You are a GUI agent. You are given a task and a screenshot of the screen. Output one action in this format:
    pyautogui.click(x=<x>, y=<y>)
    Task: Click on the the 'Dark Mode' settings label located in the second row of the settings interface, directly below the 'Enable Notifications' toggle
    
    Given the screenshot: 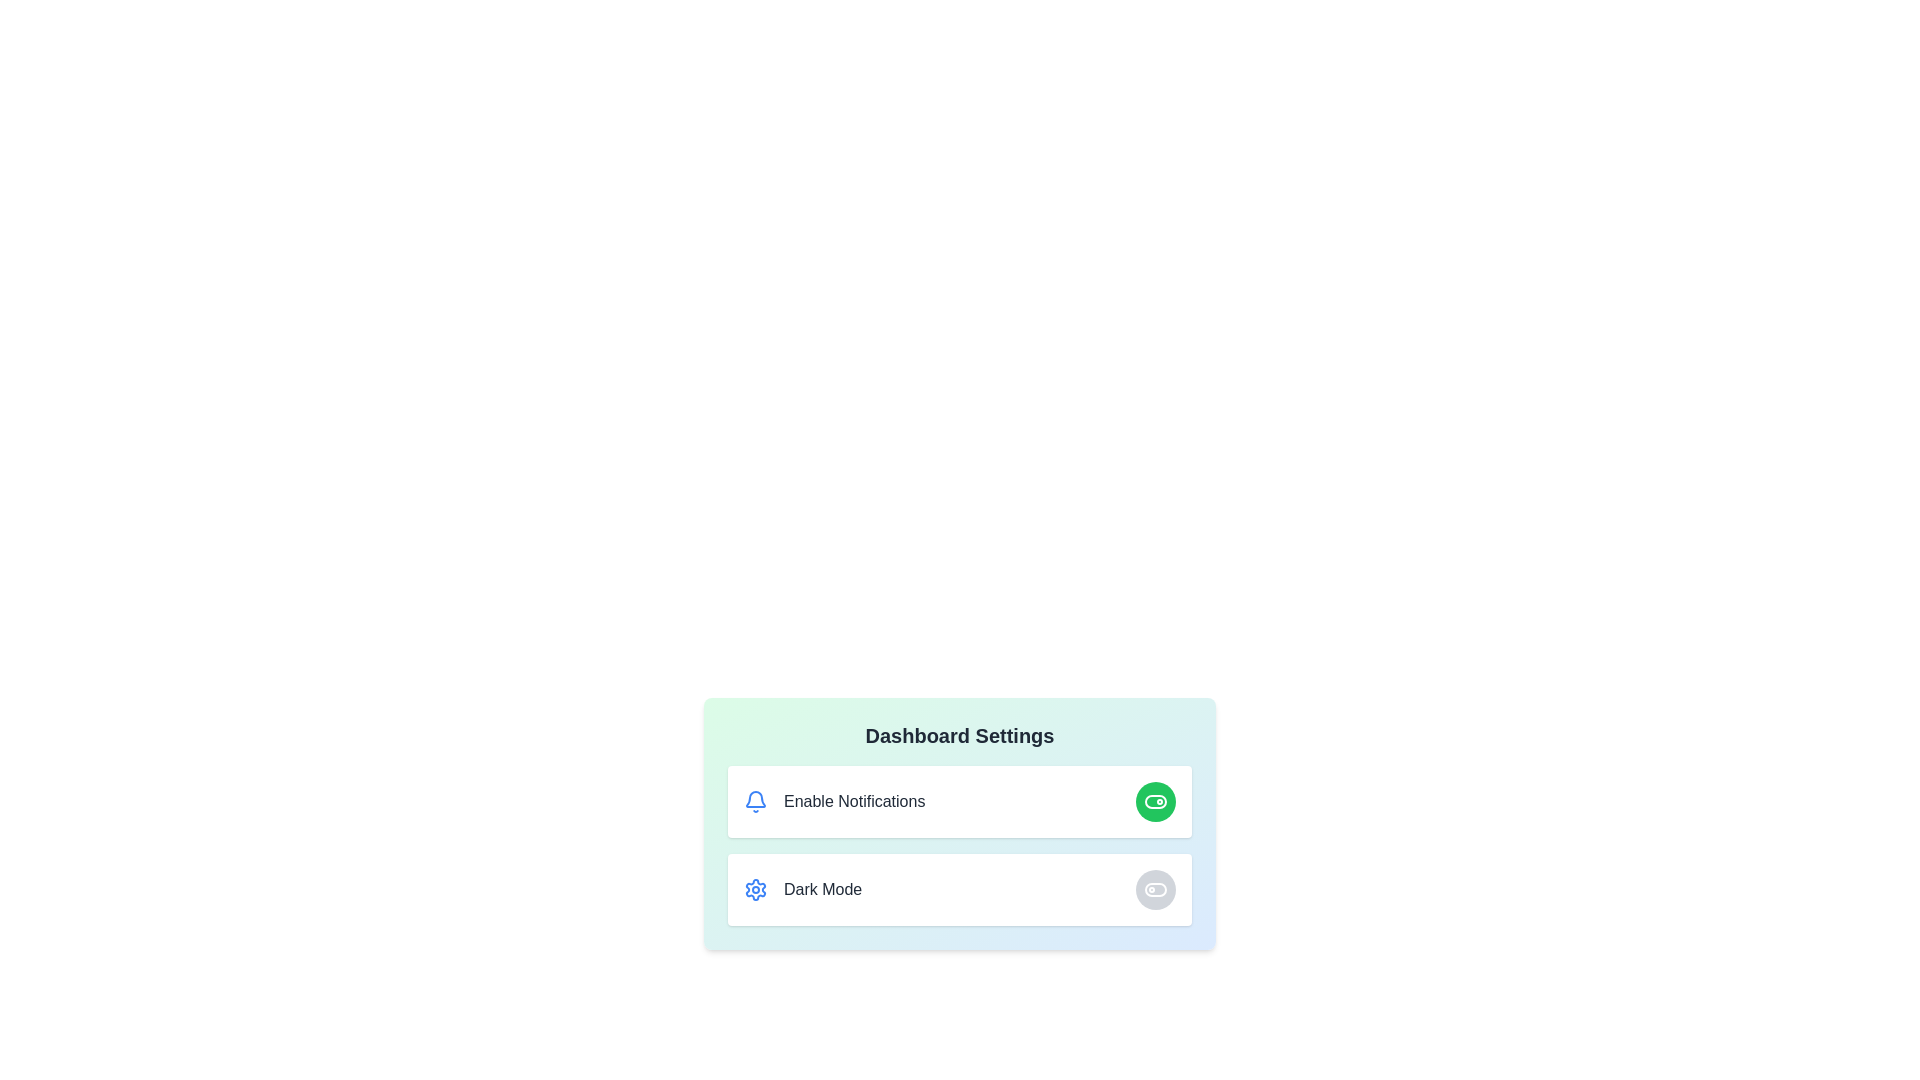 What is the action you would take?
    pyautogui.click(x=803, y=889)
    